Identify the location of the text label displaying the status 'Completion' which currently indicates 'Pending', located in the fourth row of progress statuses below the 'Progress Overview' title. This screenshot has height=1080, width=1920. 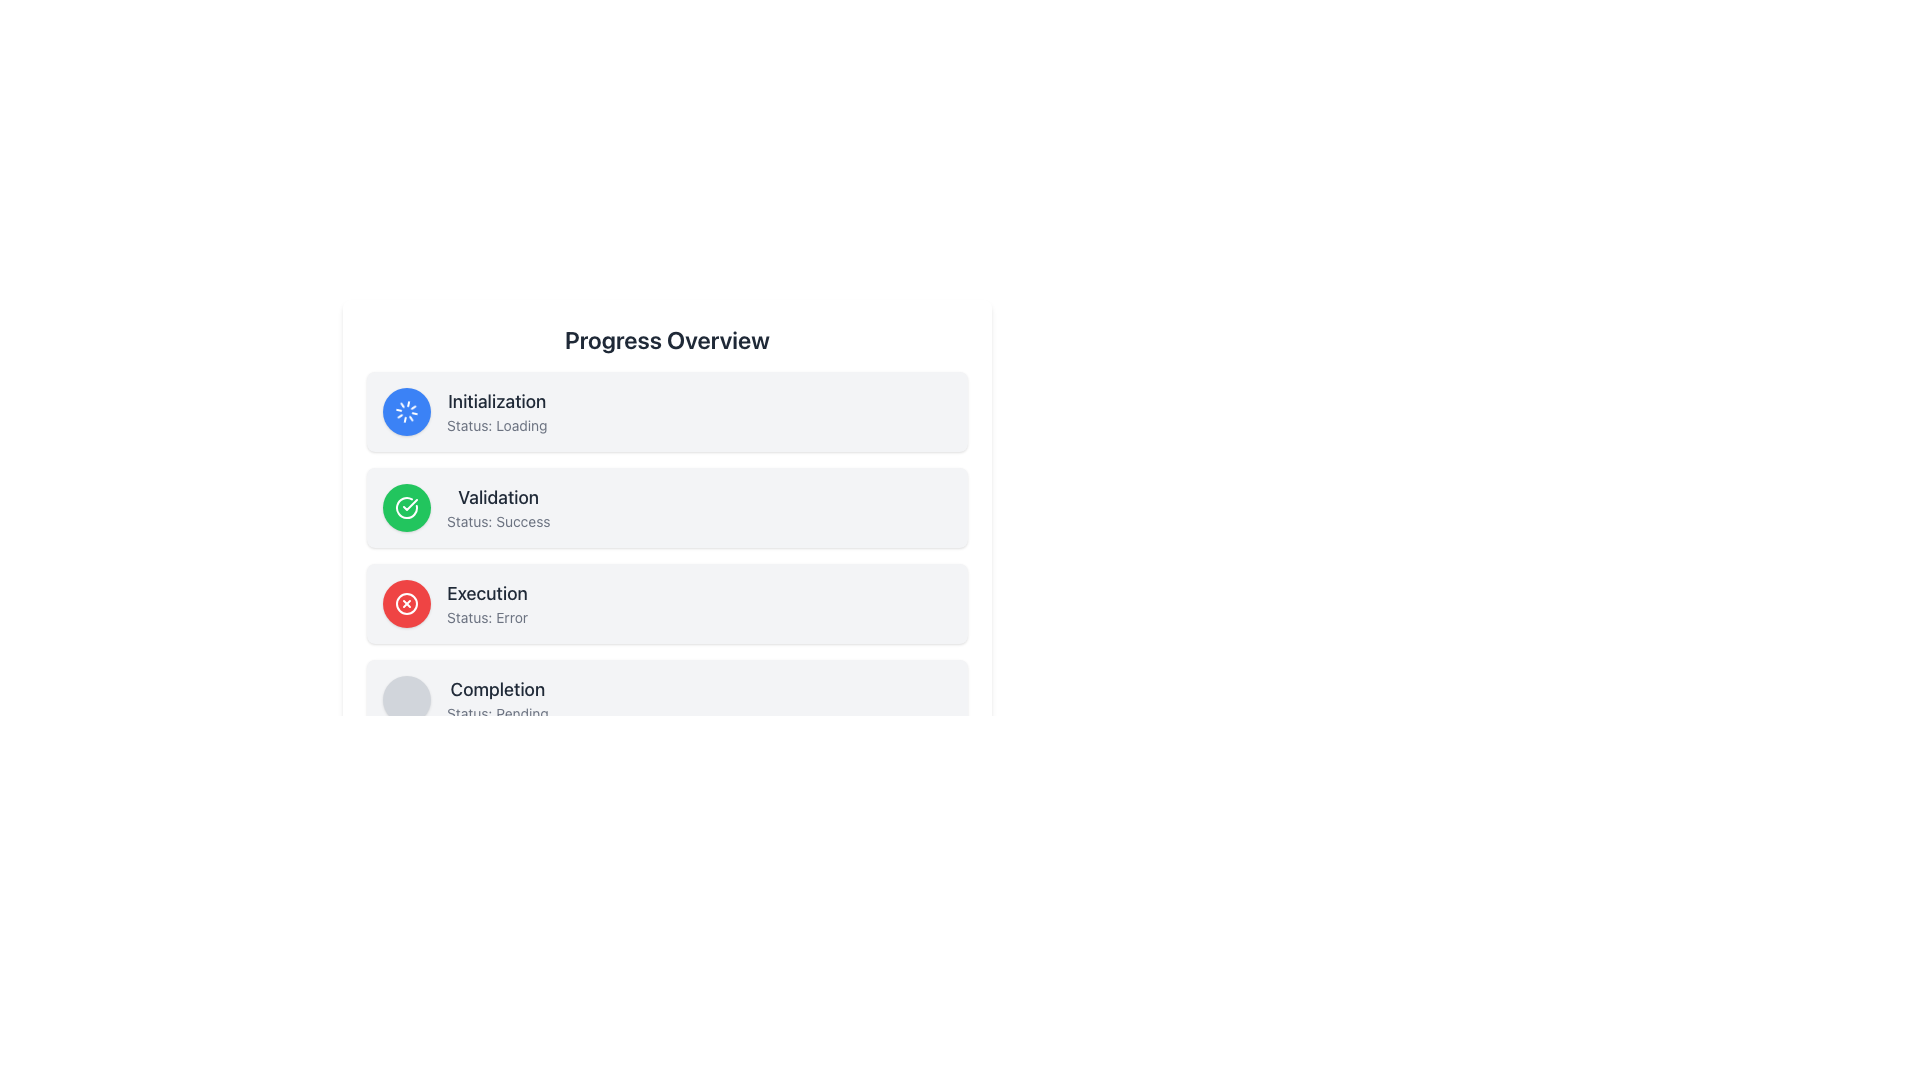
(497, 698).